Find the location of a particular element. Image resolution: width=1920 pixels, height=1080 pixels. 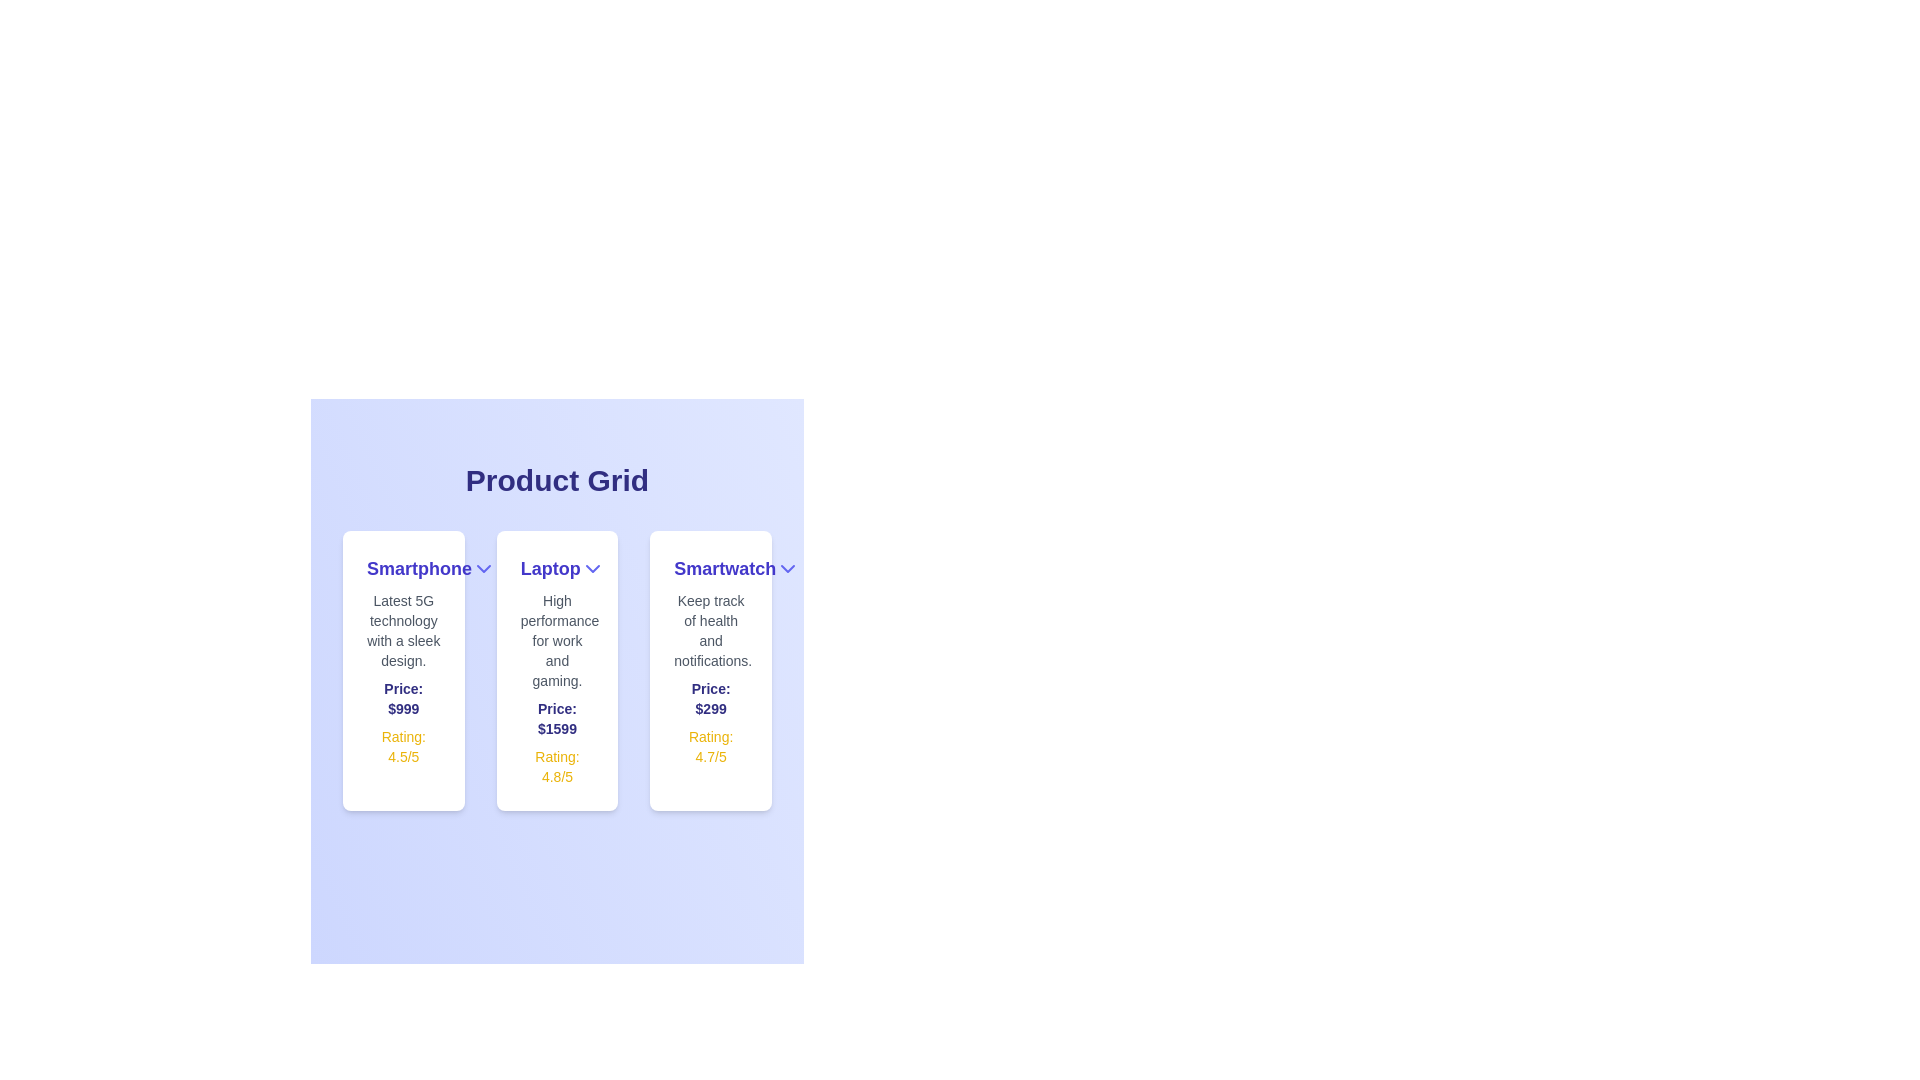

the text label displaying 'Price: $299' in bold indigo color, located within the details panel of the product card for the Smartwatch is located at coordinates (711, 697).